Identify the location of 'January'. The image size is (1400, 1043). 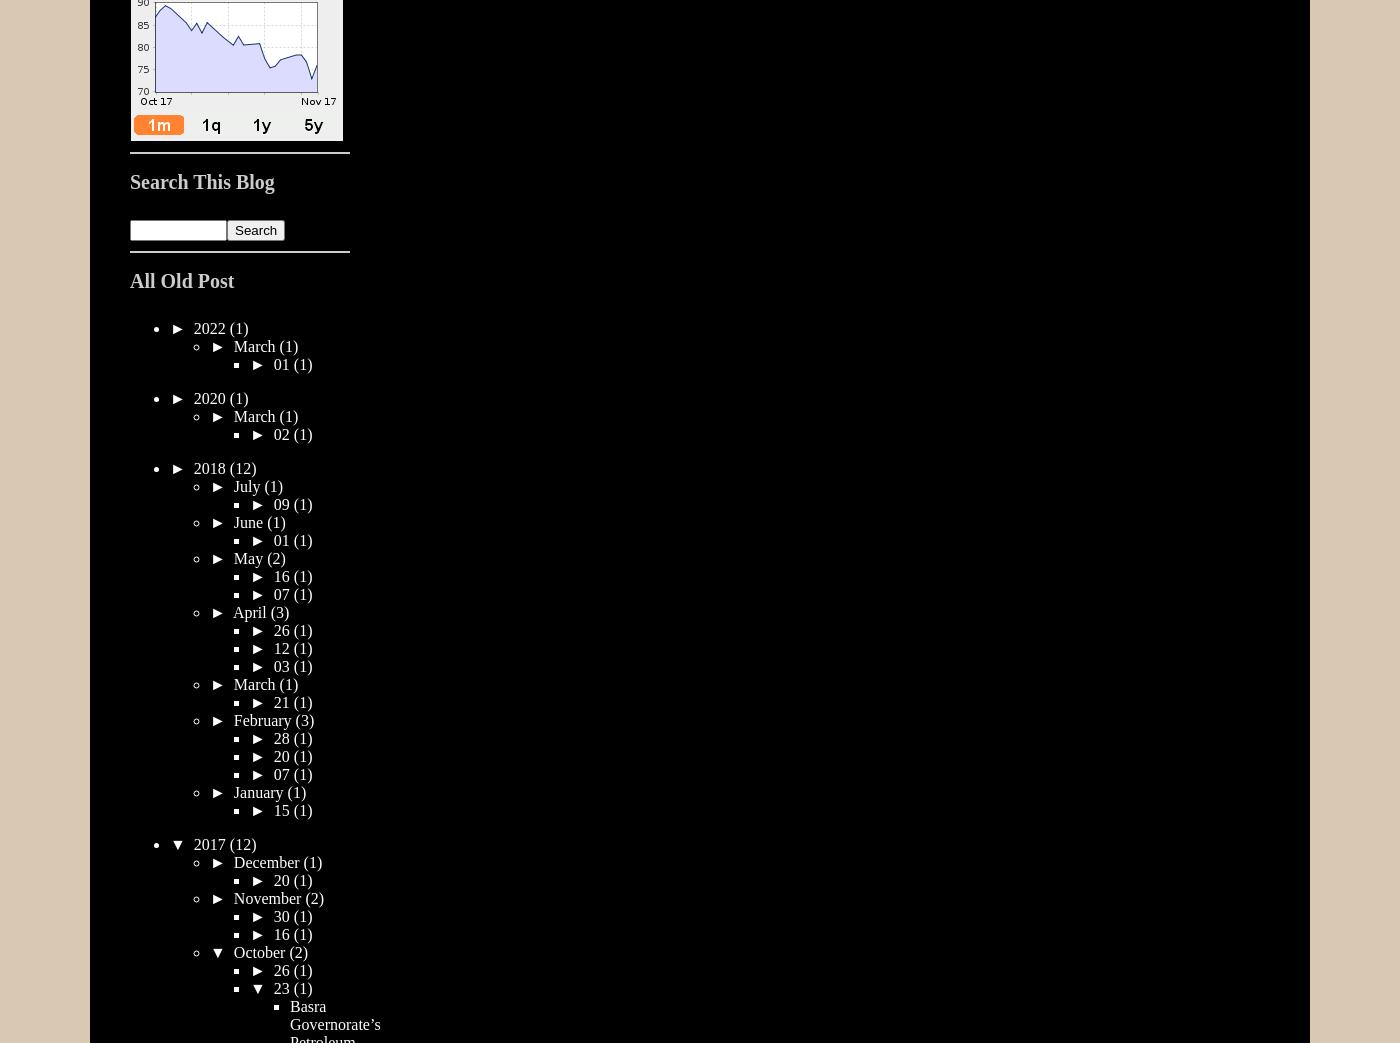
(259, 790).